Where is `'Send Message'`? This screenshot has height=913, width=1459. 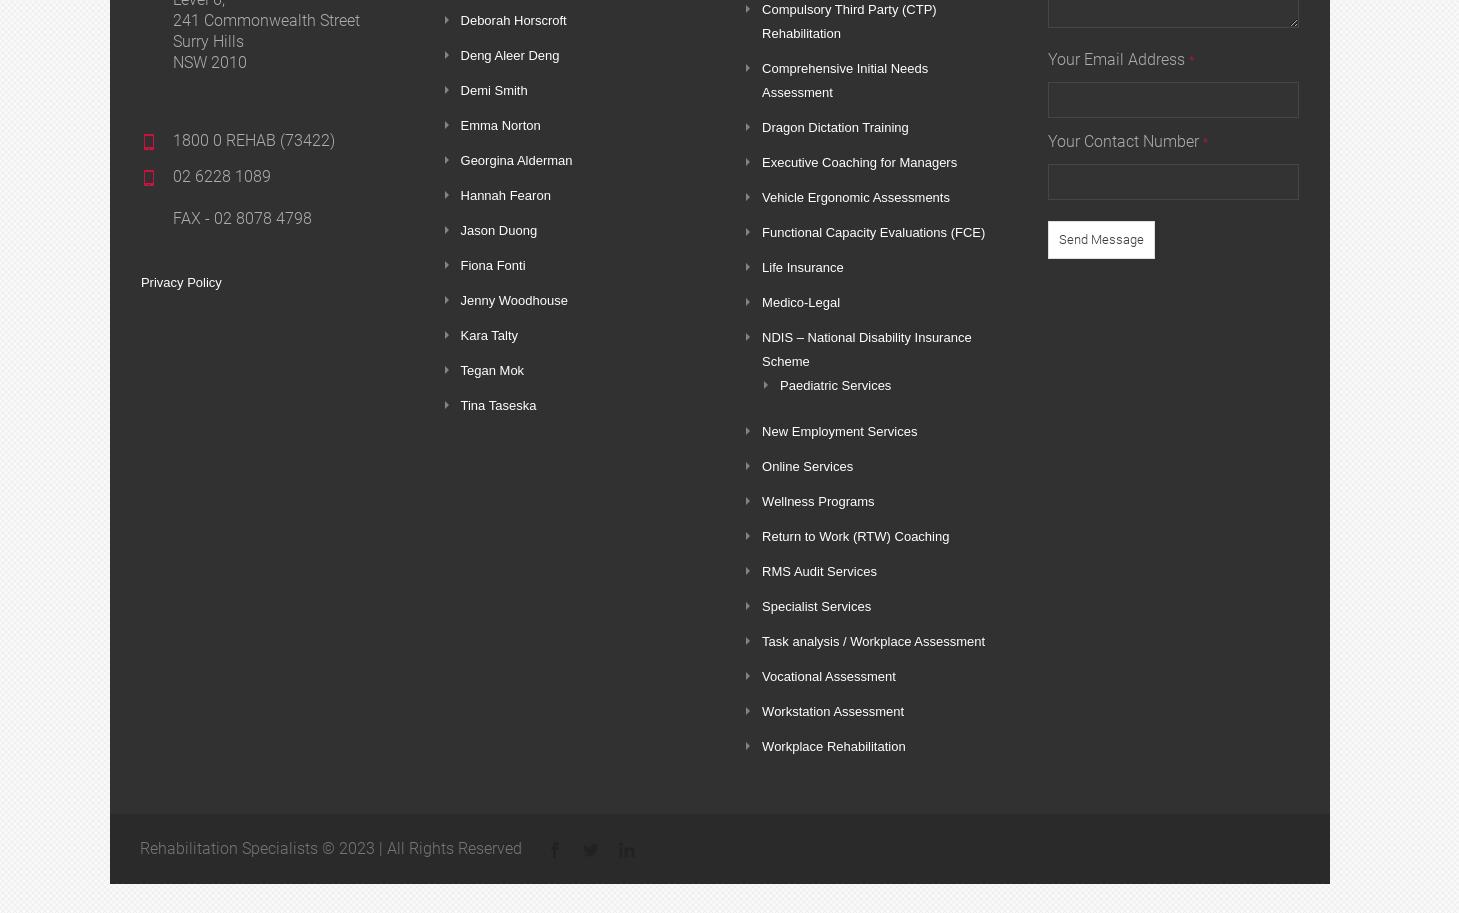 'Send Message' is located at coordinates (1099, 238).